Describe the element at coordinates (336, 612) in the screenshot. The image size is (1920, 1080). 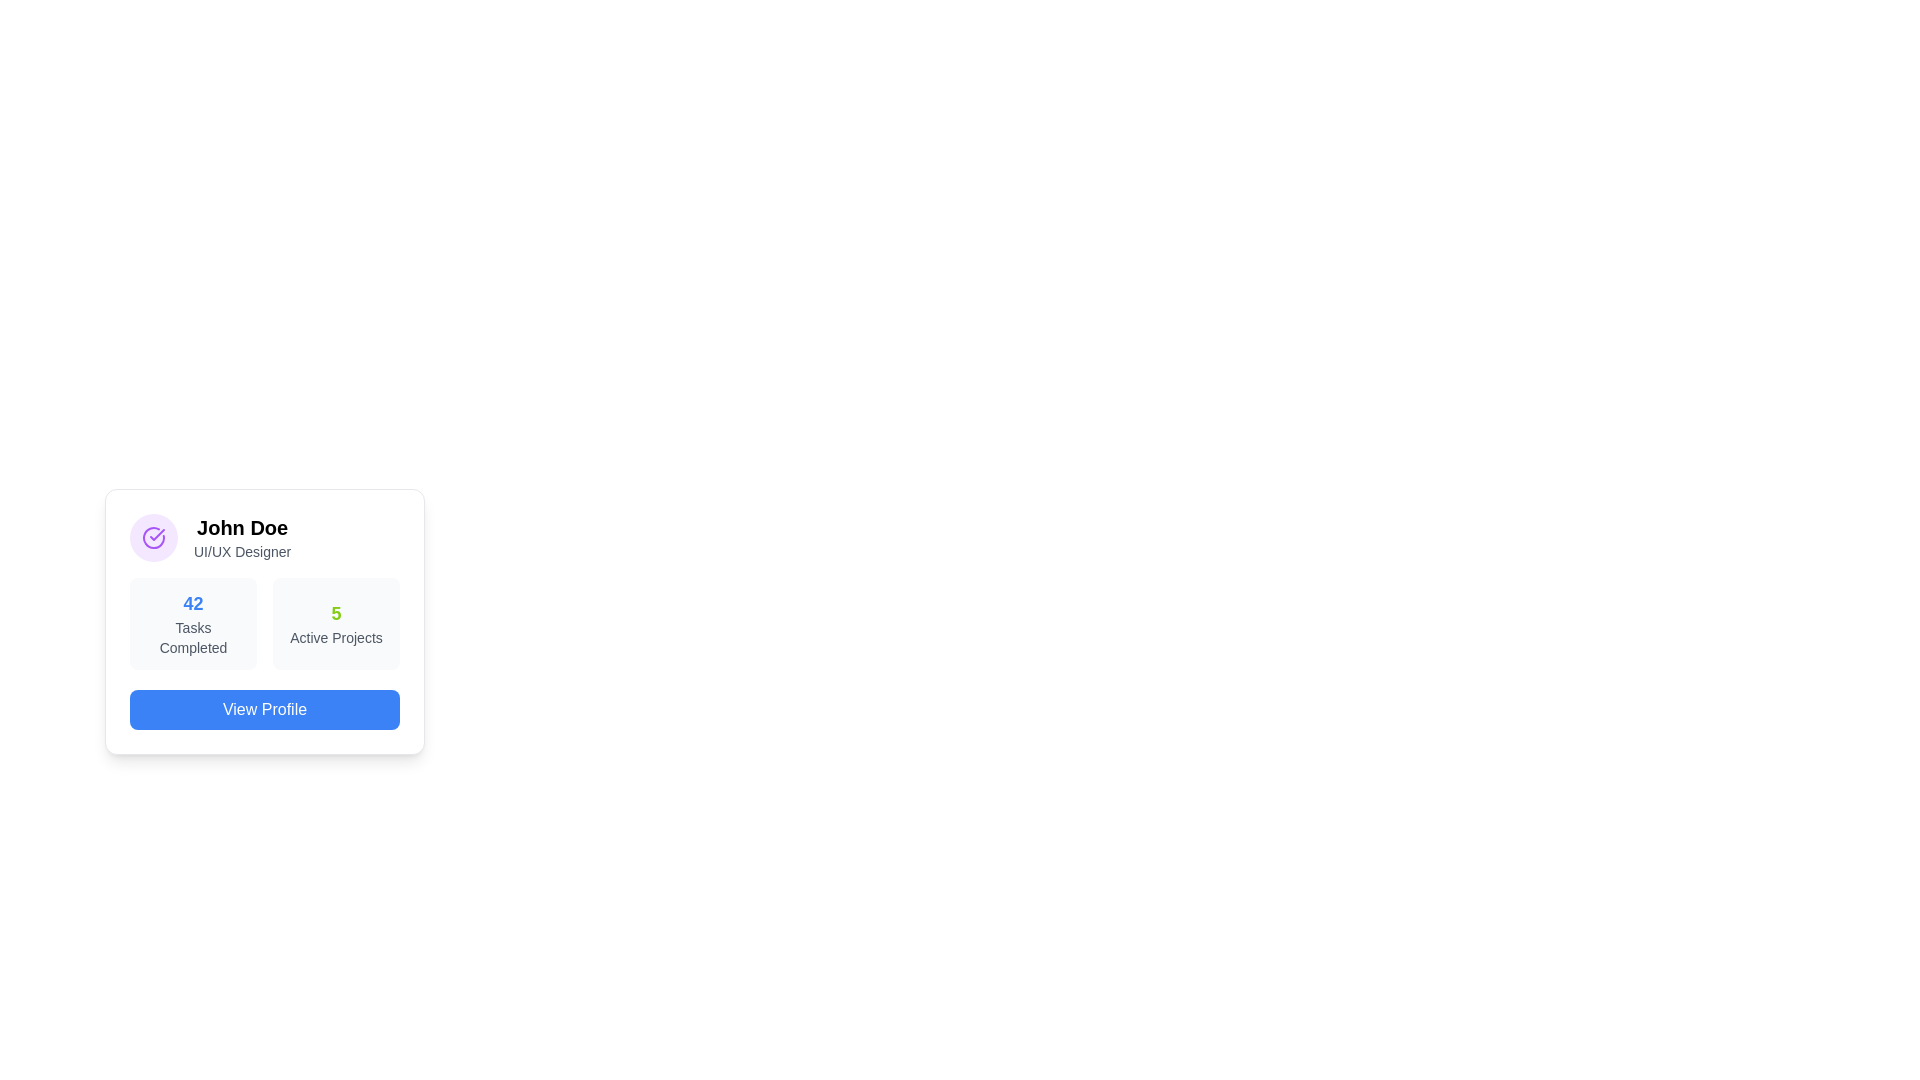
I see `the numeric value displayed in the 'Active Projects' section of the card component located on the right side of the information panel` at that location.